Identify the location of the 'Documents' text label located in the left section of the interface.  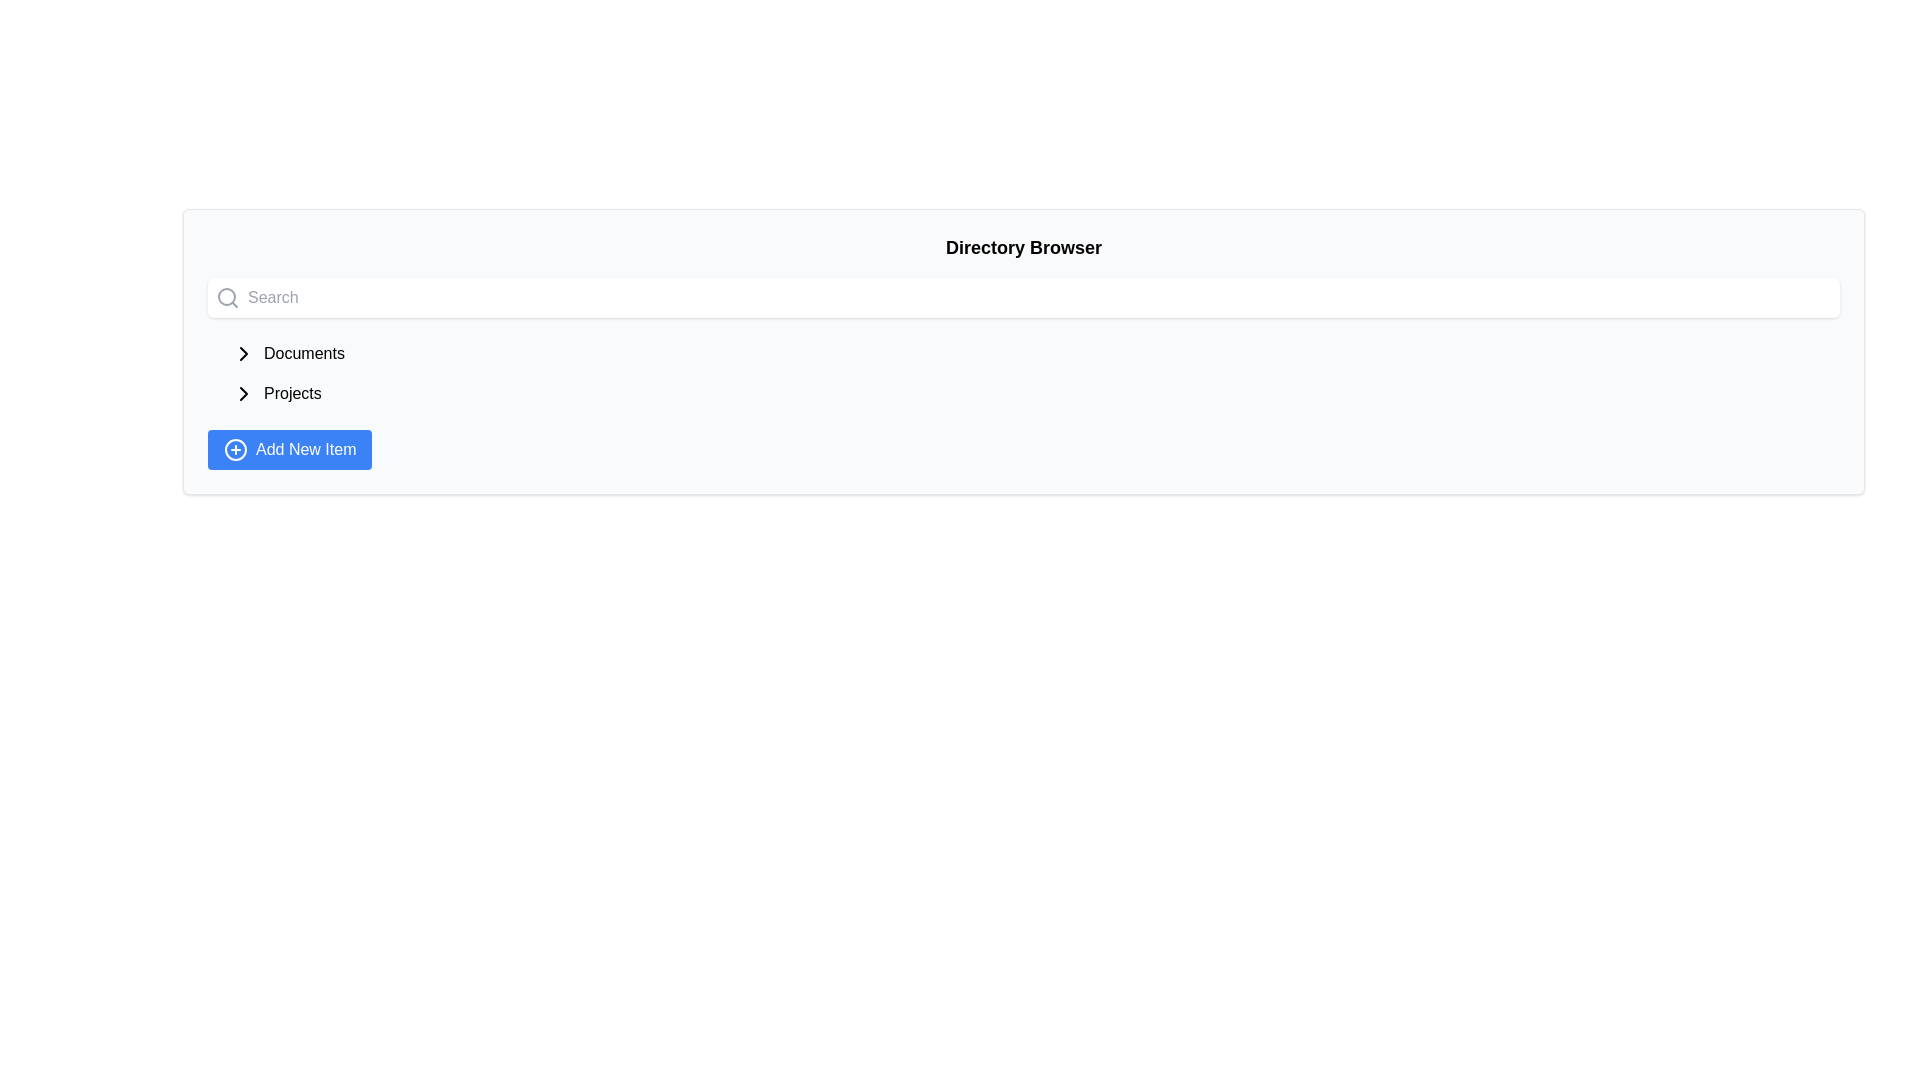
(303, 353).